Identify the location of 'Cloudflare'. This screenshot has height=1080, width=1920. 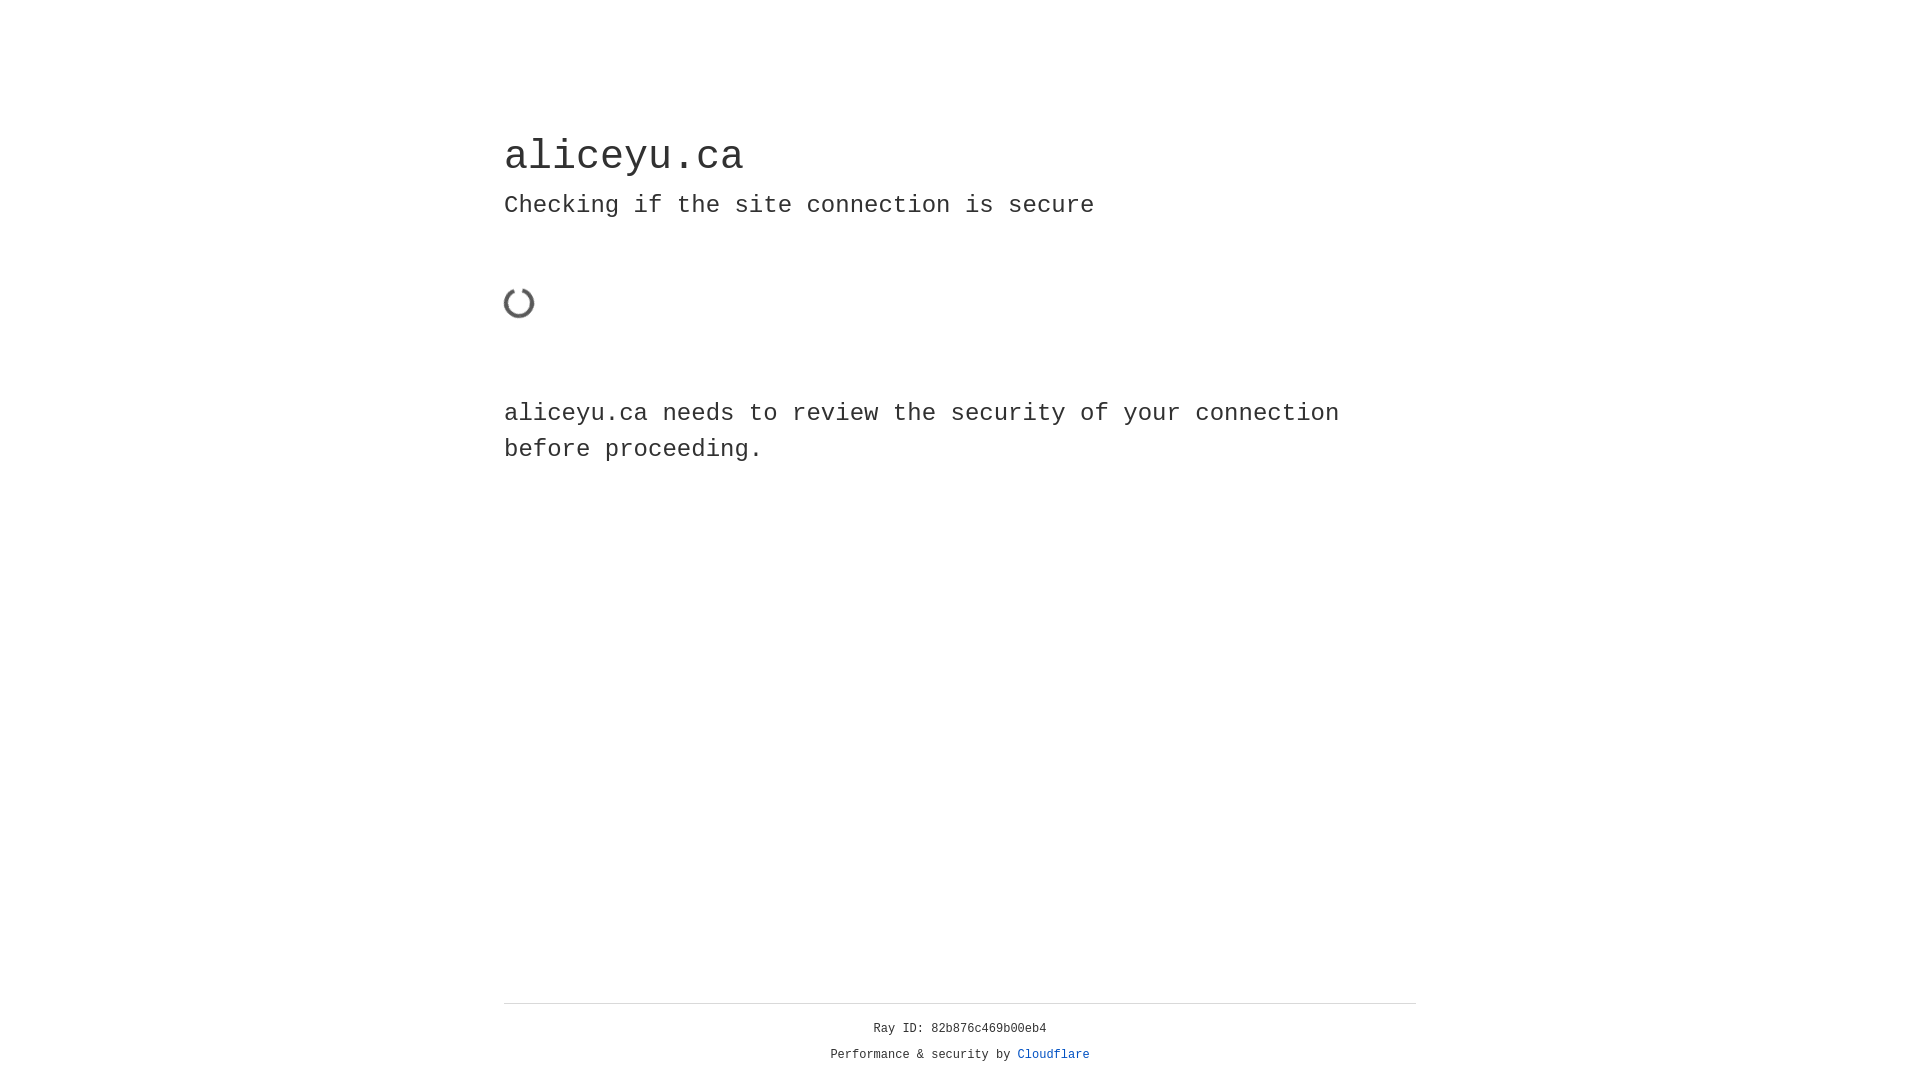
(1053, 1054).